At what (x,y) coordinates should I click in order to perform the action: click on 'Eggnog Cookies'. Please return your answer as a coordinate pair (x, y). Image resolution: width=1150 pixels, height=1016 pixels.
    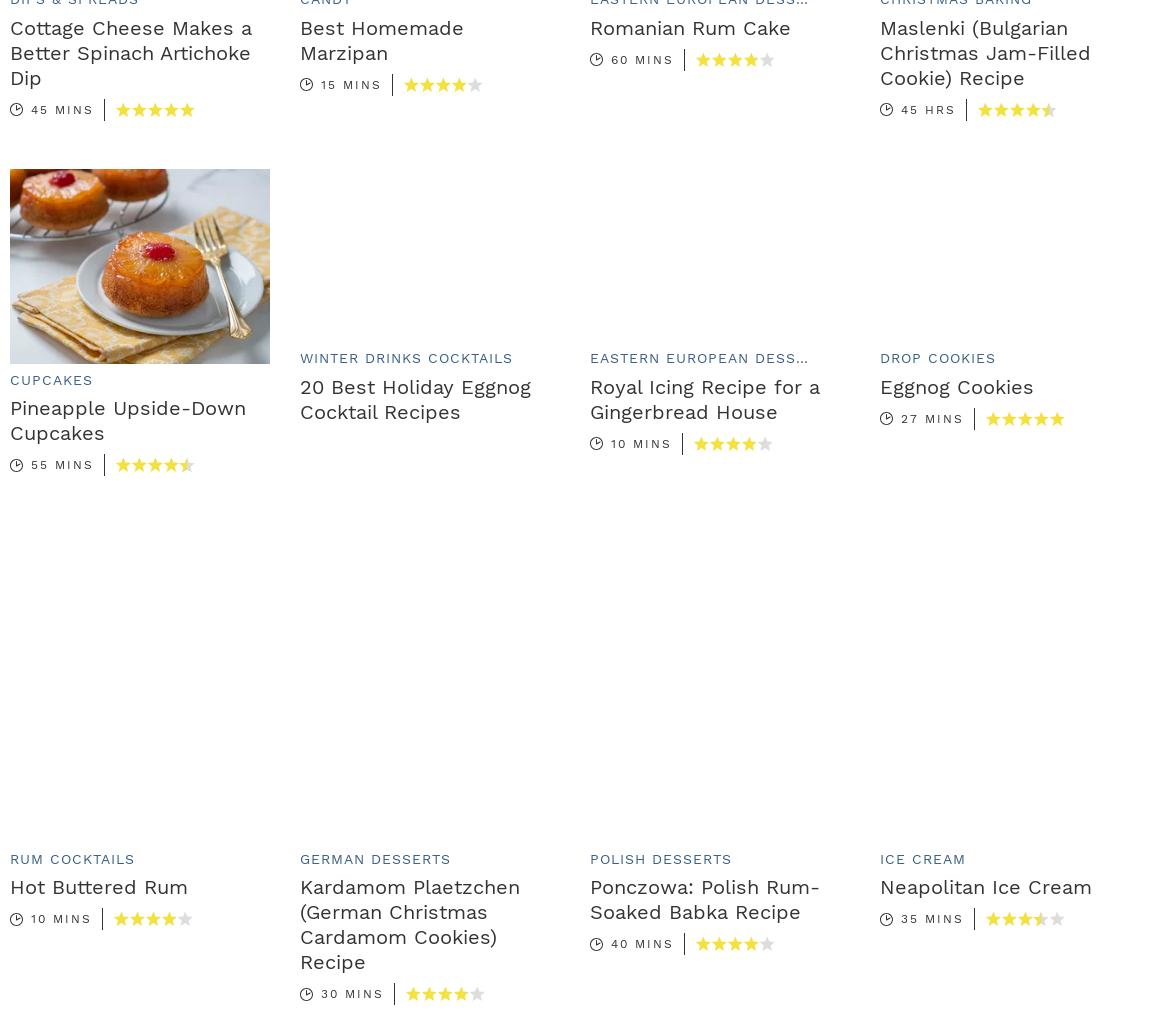
    Looking at the image, I should click on (957, 407).